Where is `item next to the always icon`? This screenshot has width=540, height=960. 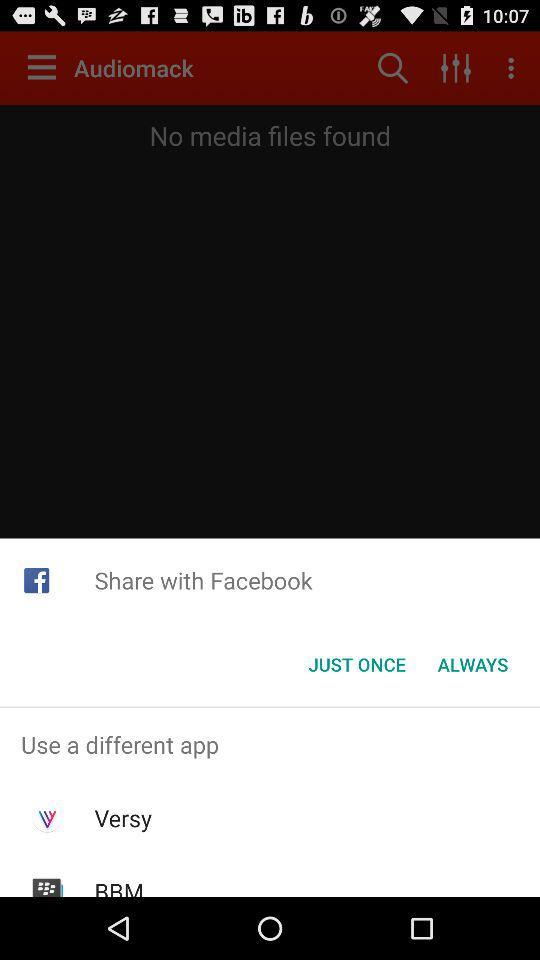
item next to the always icon is located at coordinates (356, 664).